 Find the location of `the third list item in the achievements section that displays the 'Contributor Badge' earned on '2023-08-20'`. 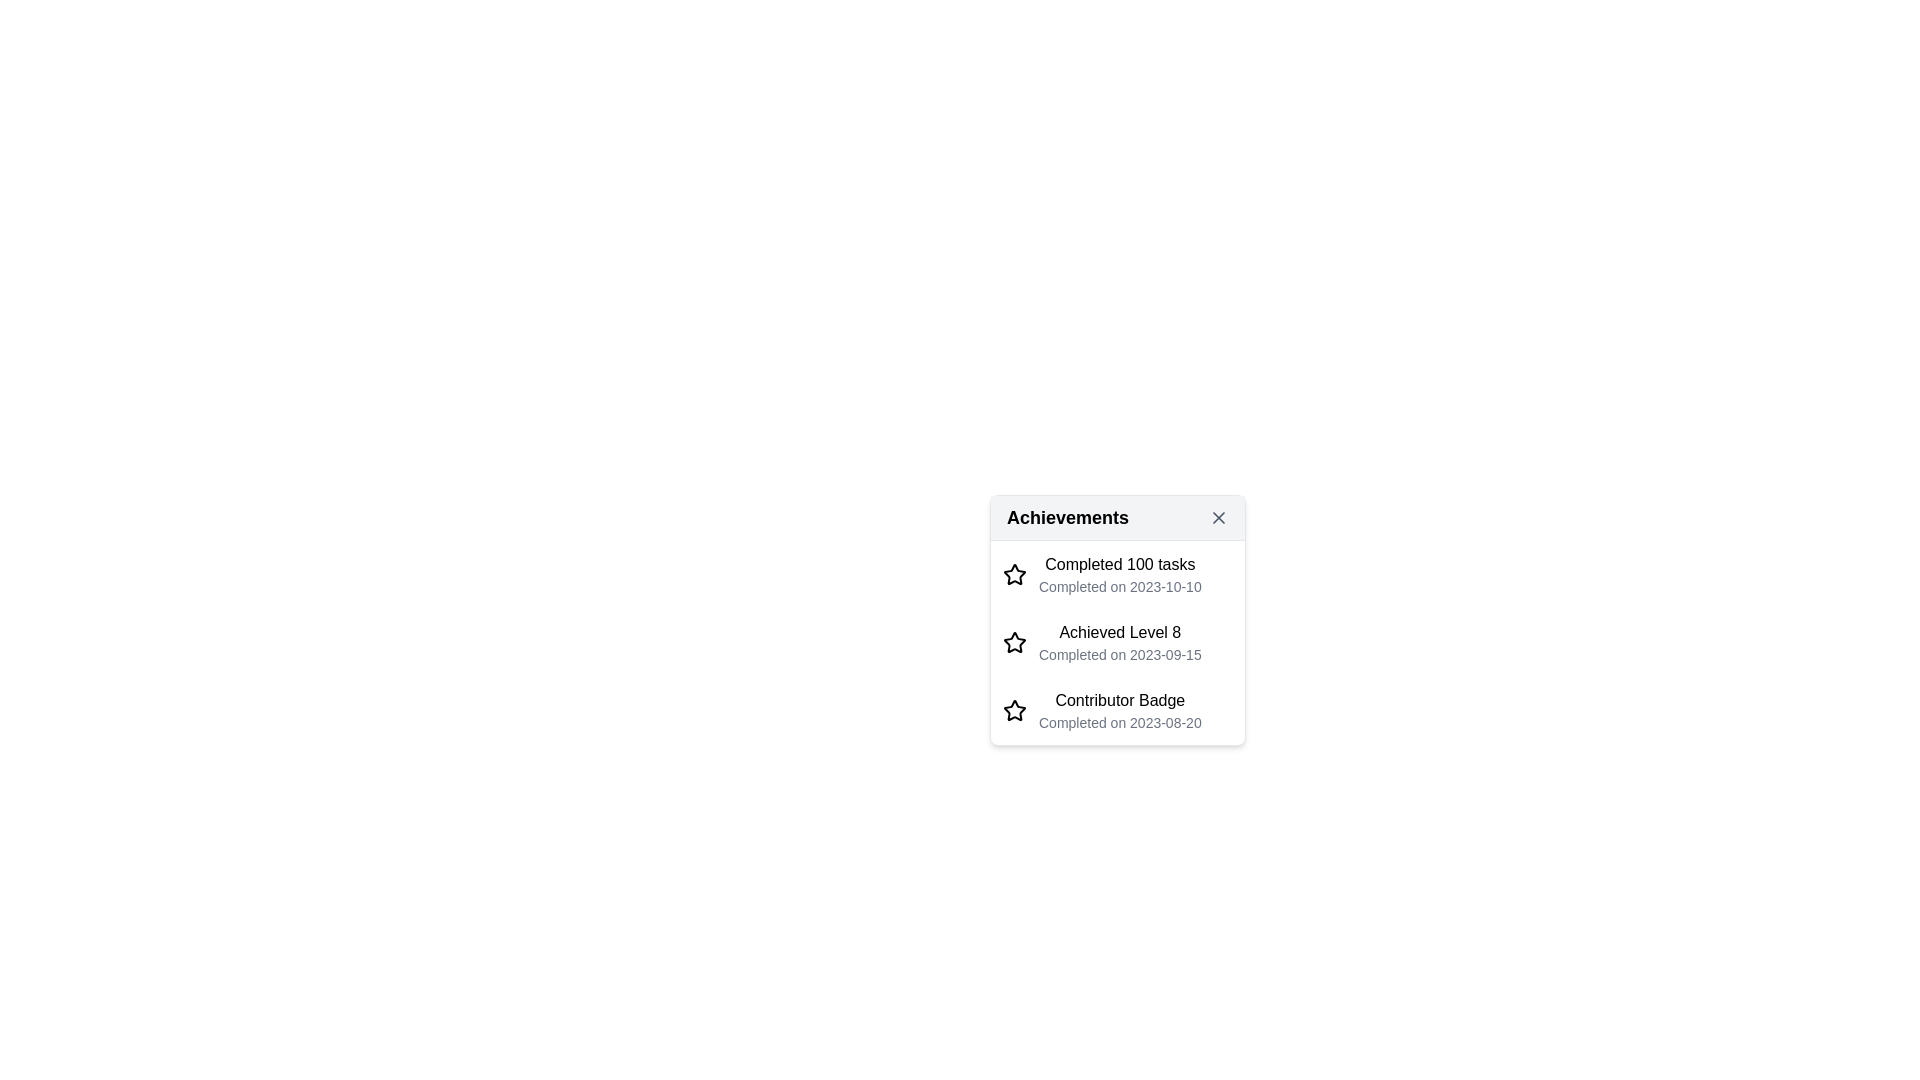

the third list item in the achievements section that displays the 'Contributor Badge' earned on '2023-08-20' is located at coordinates (1117, 708).